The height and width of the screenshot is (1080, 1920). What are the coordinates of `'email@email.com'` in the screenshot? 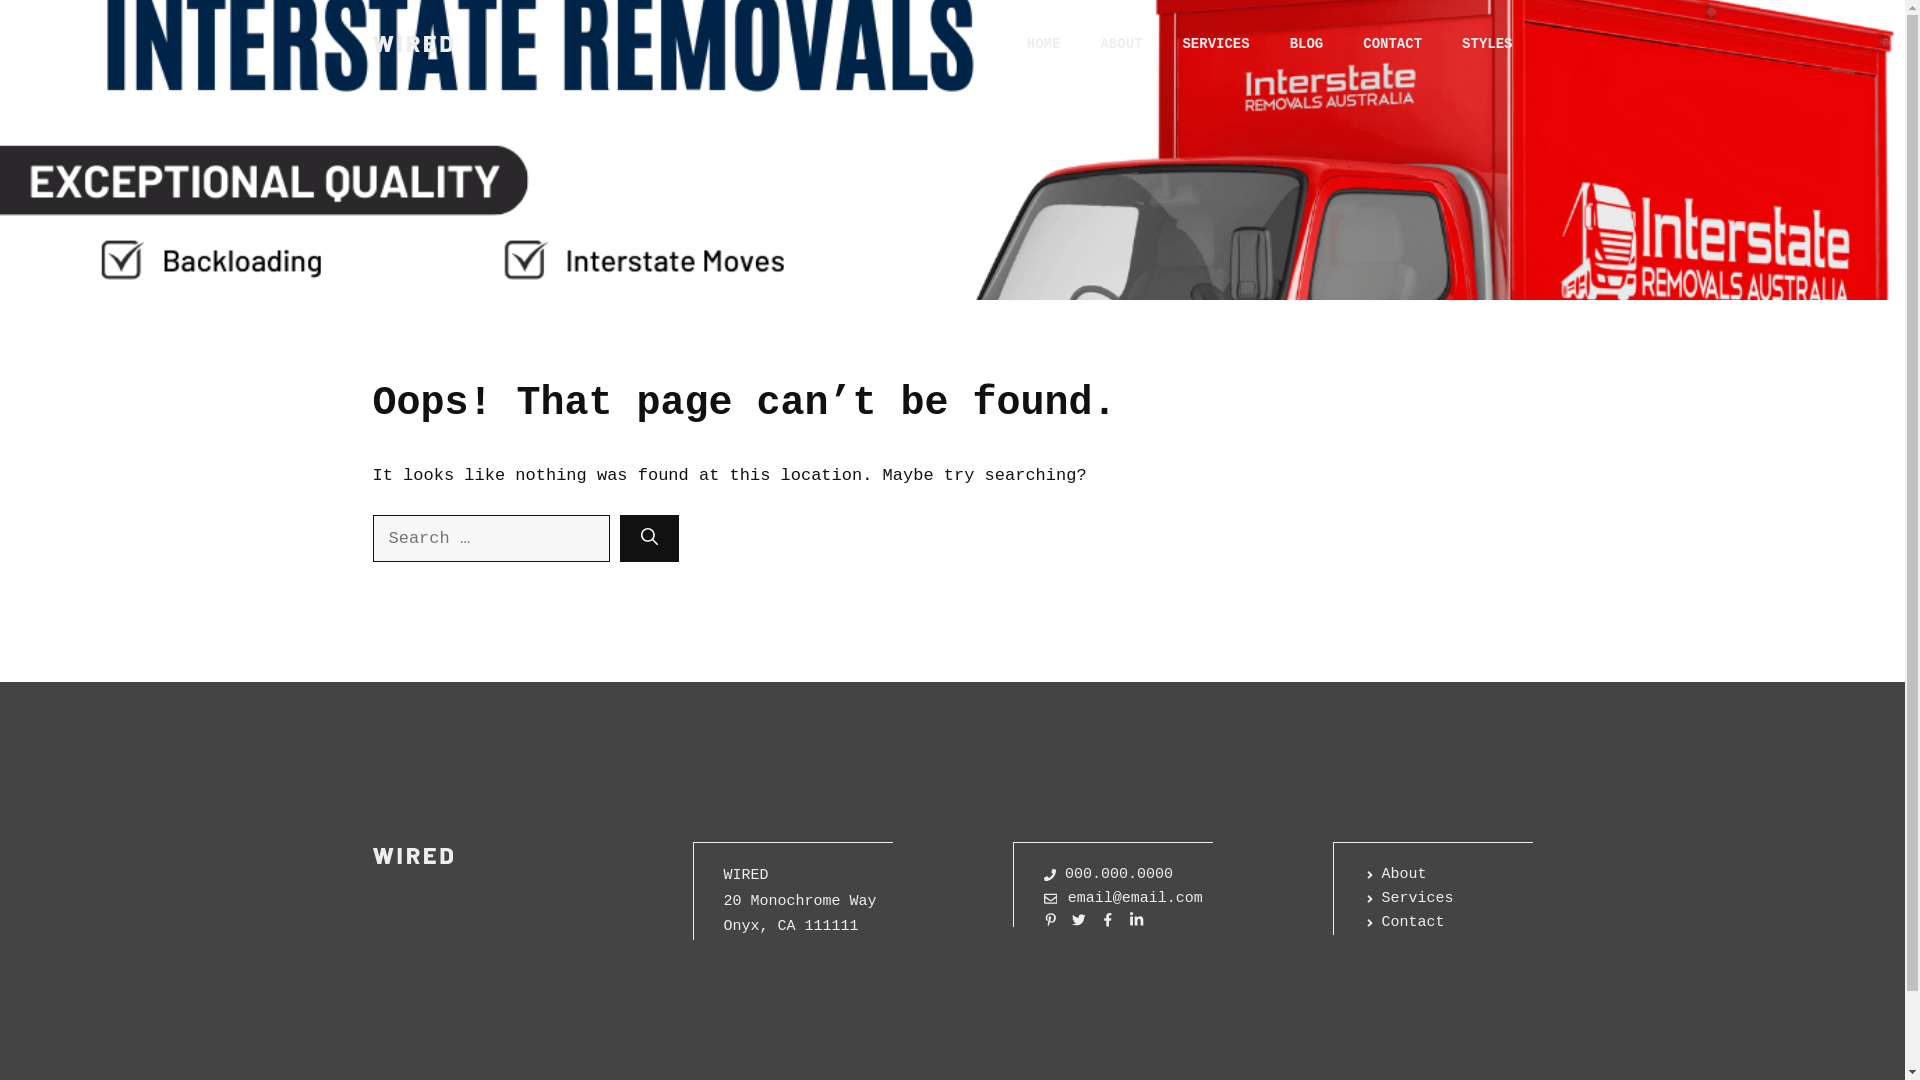 It's located at (1123, 897).